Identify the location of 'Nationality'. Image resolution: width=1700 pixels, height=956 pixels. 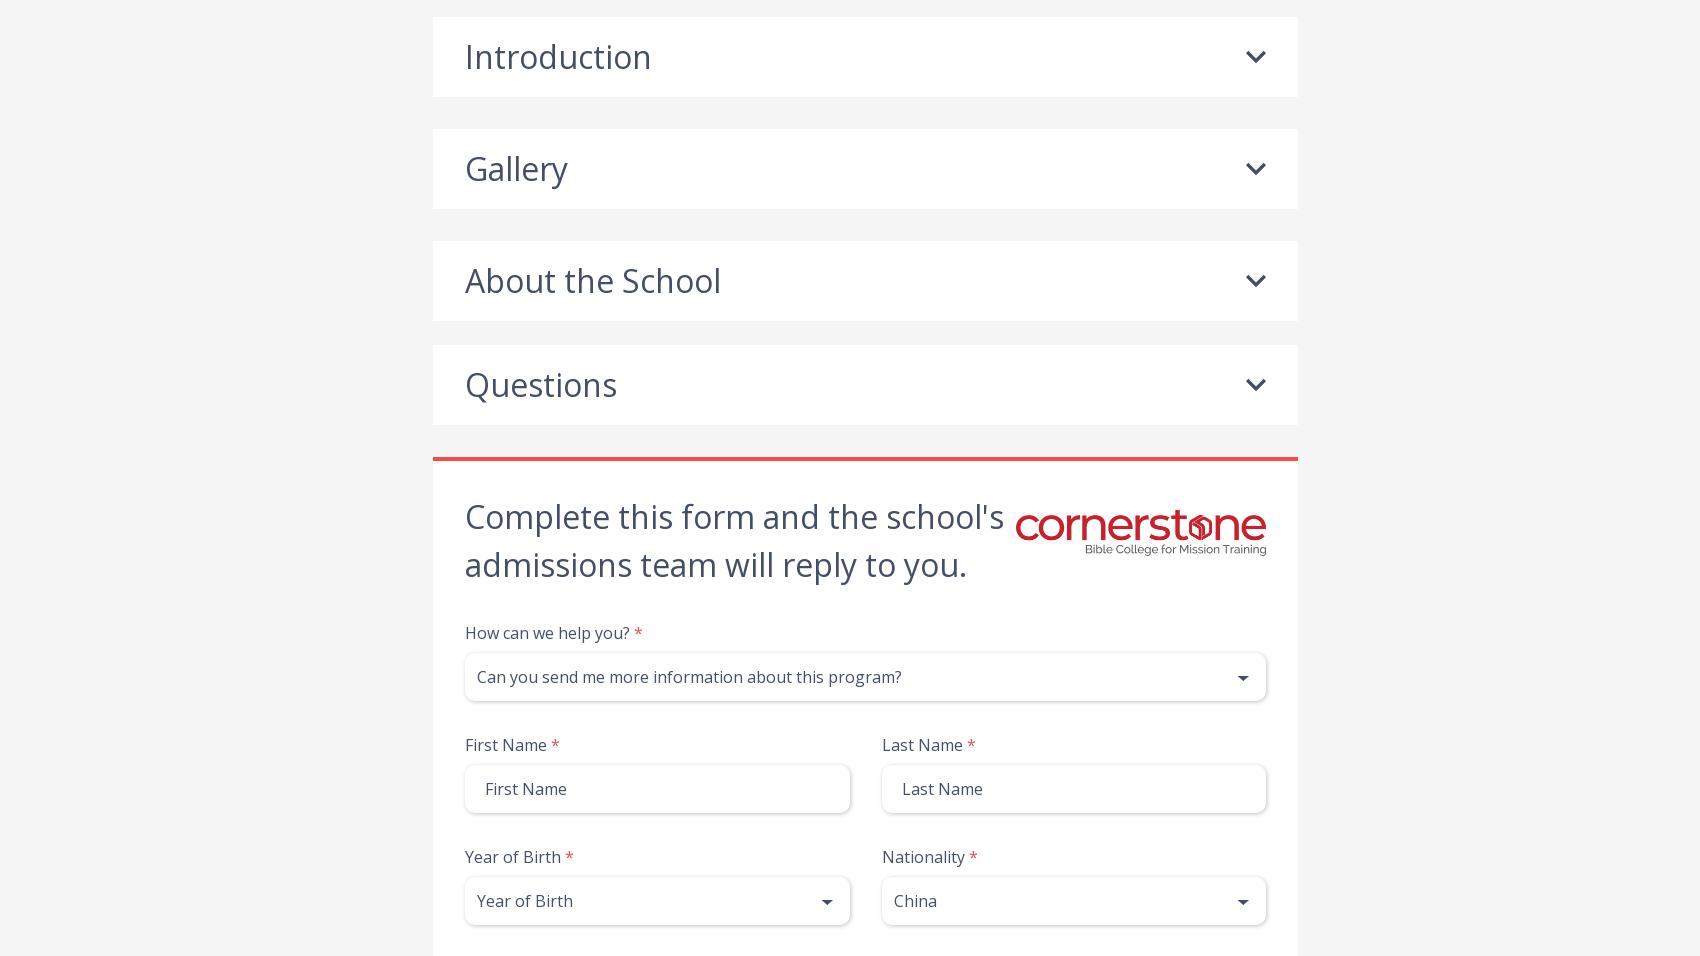
(922, 856).